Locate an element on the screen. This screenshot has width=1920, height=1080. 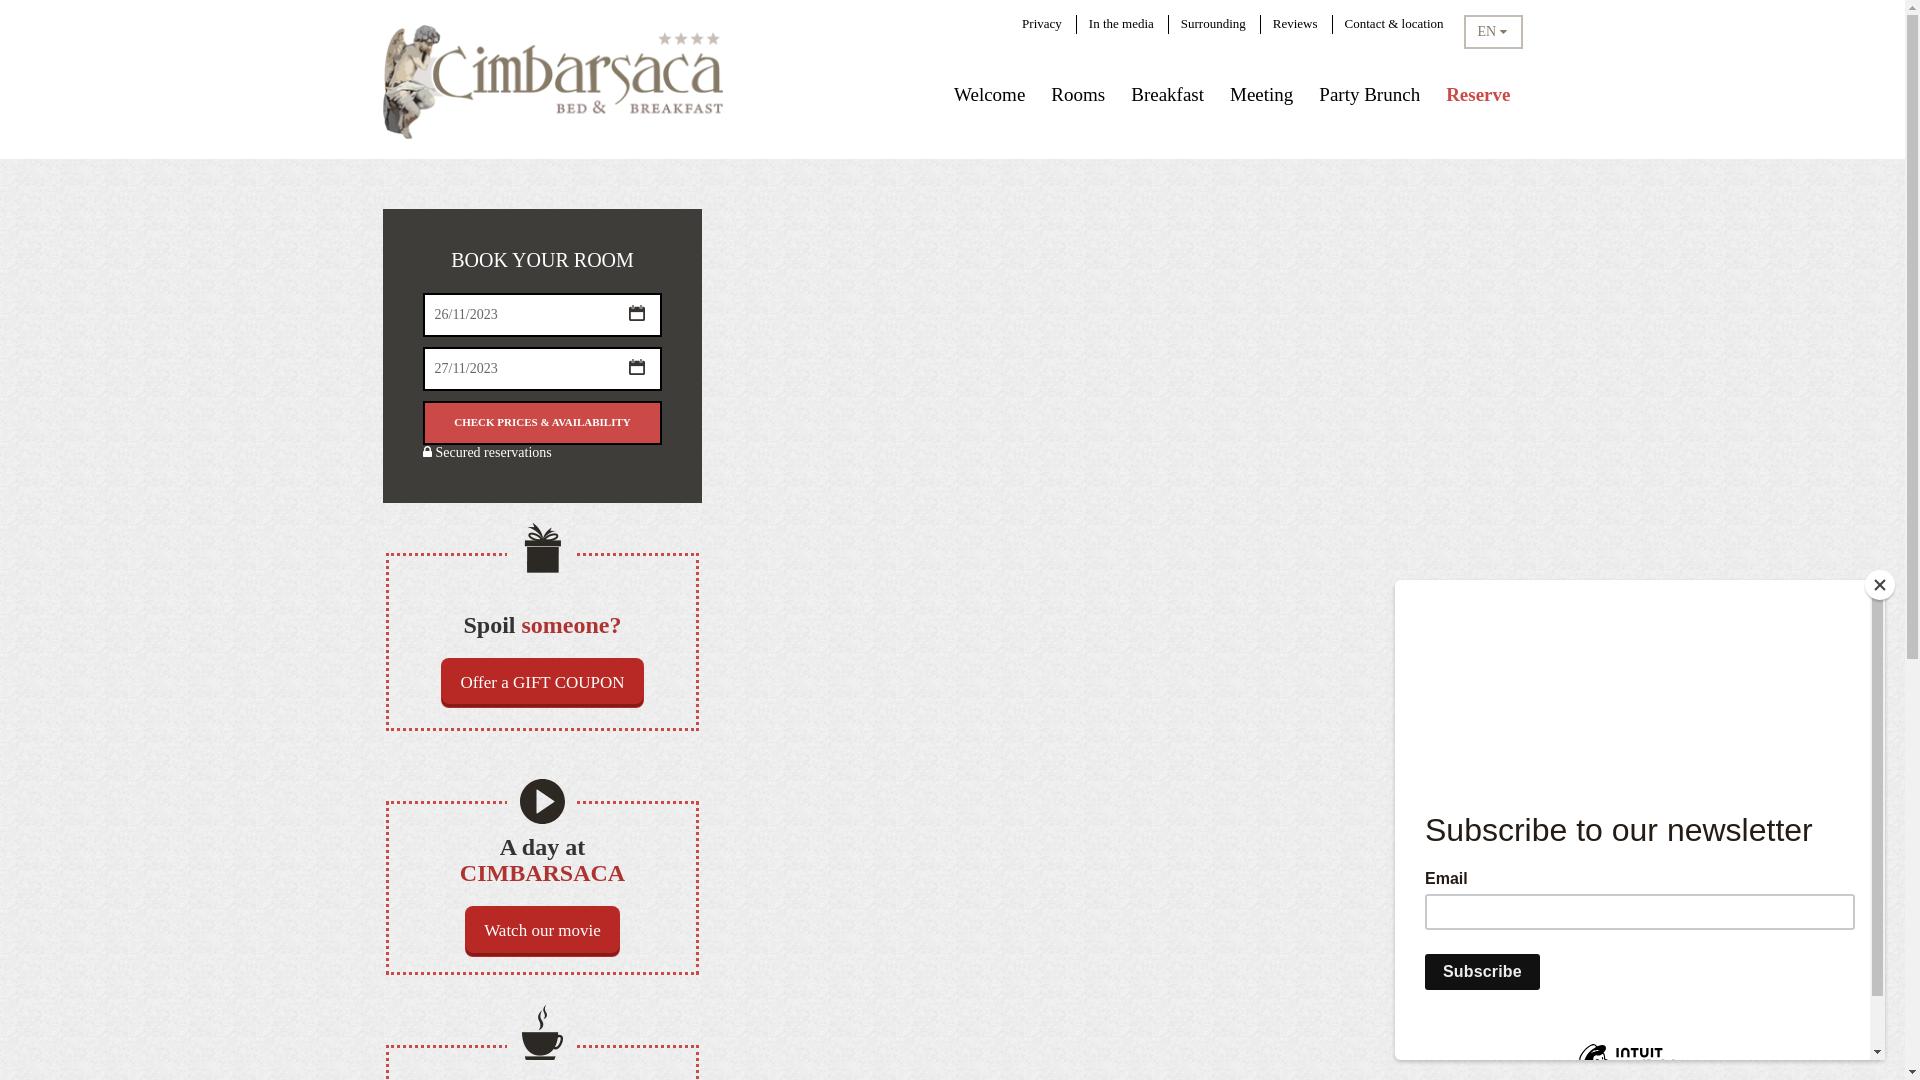
'...' is located at coordinates (636, 312).